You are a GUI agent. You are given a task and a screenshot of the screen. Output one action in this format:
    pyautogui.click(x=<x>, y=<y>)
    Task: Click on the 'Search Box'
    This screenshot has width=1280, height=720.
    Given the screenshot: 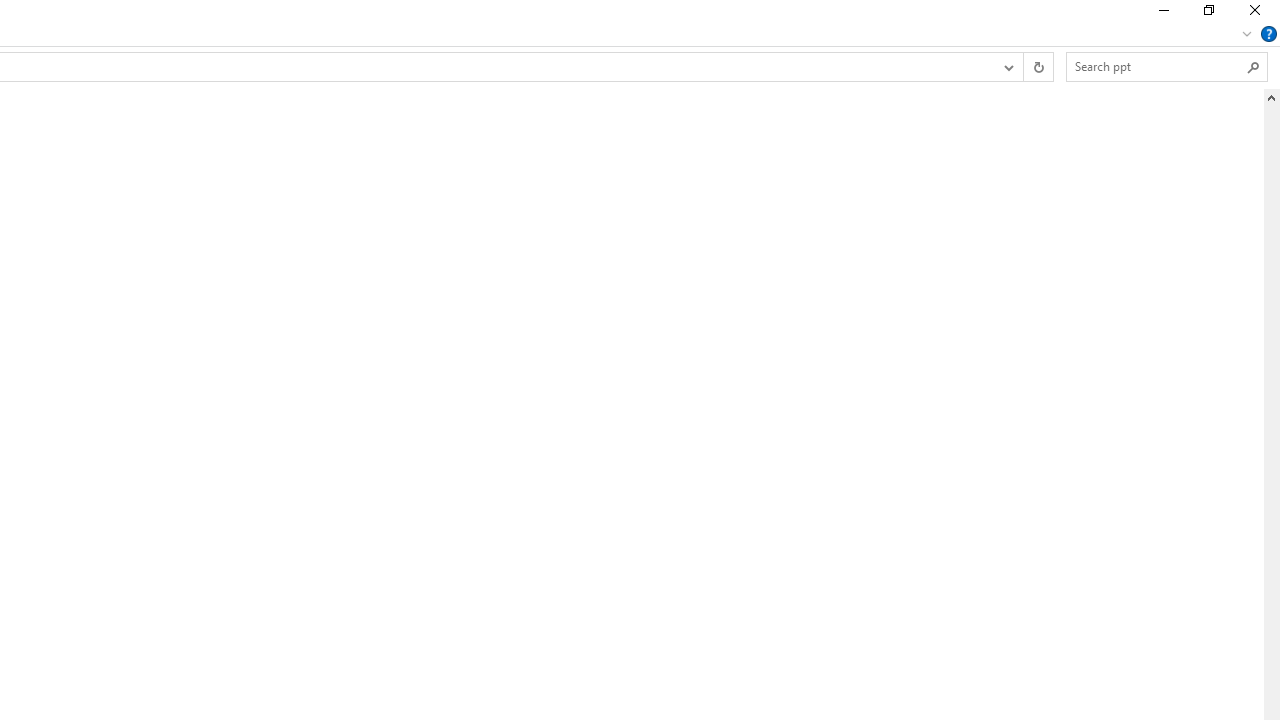 What is the action you would take?
    pyautogui.click(x=1157, y=65)
    